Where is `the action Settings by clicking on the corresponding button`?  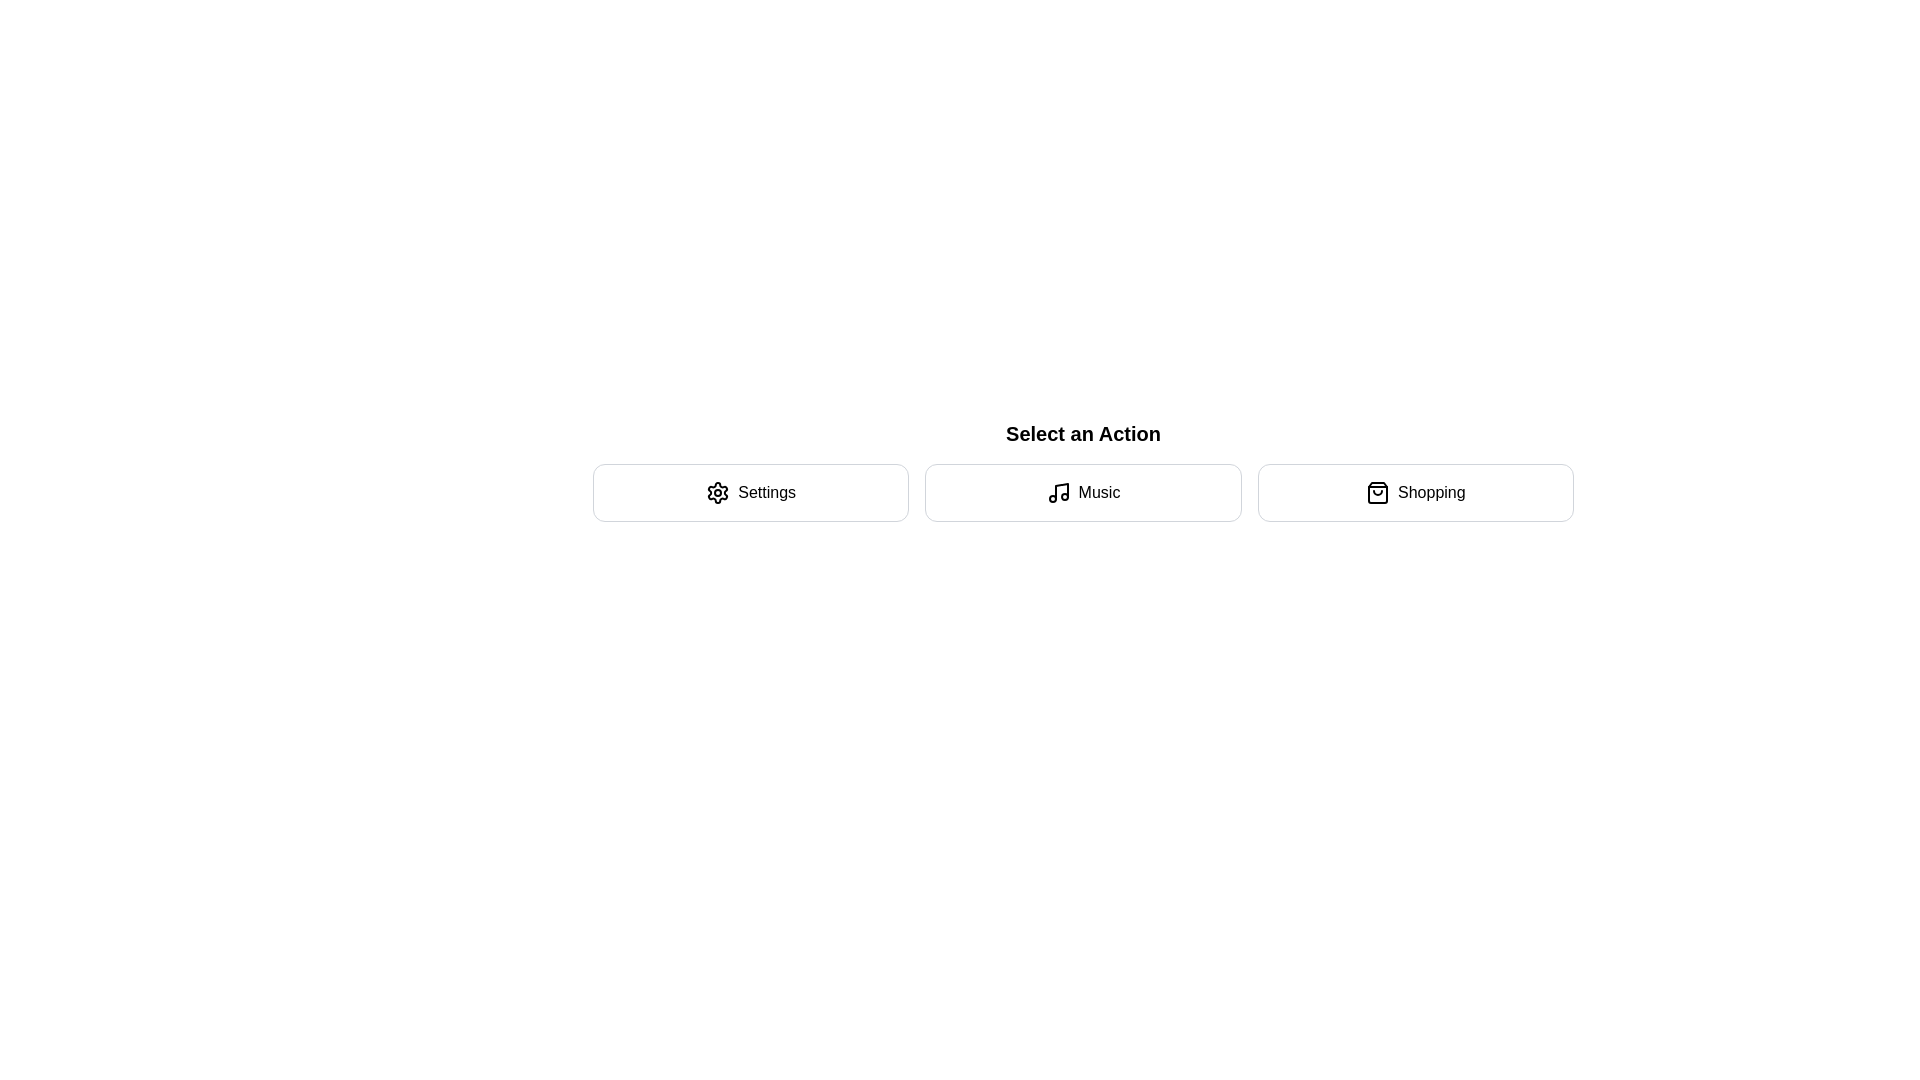
the action Settings by clicking on the corresponding button is located at coordinates (749, 493).